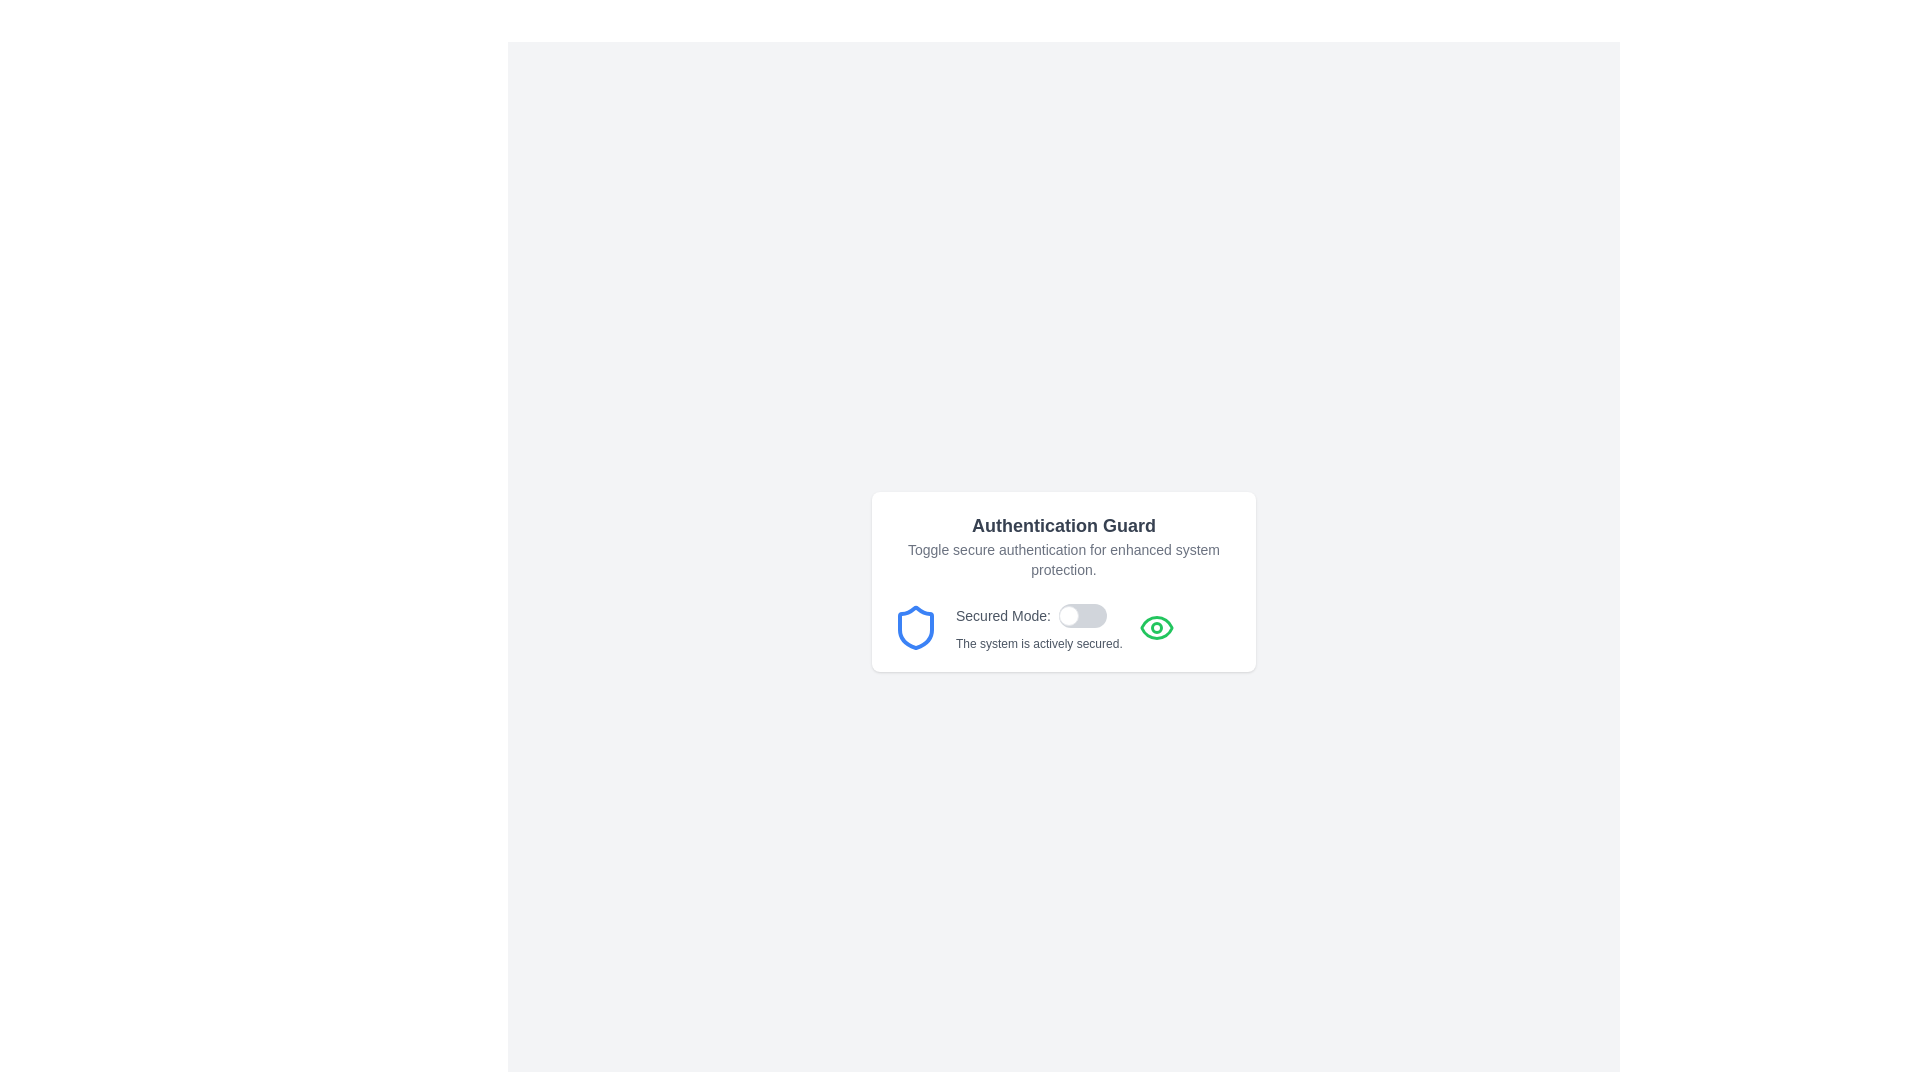 This screenshot has height=1080, width=1920. What do you see at coordinates (1067, 615) in the screenshot?
I see `the movable switch thumb of the toggle component located at the bottom-right part of the interface card` at bounding box center [1067, 615].